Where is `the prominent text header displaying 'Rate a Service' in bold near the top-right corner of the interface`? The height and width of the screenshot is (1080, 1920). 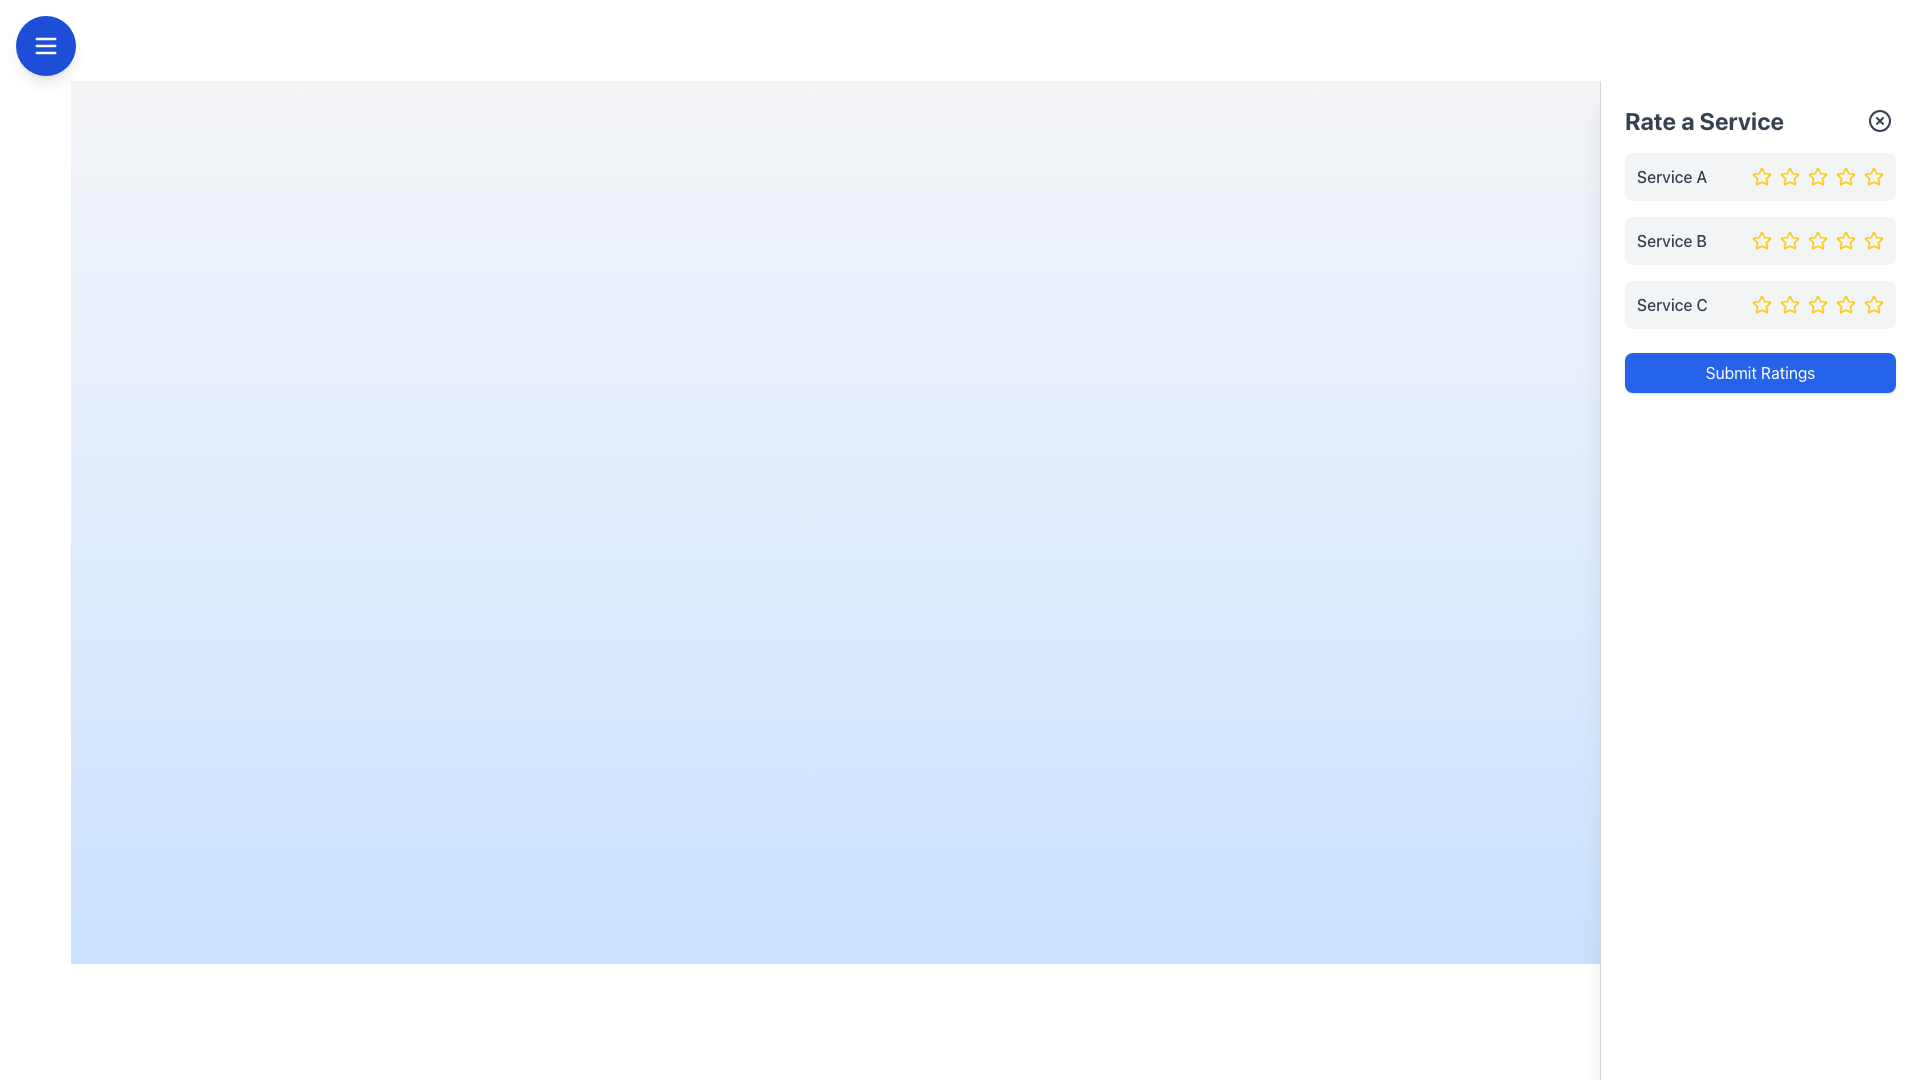
the prominent text header displaying 'Rate a Service' in bold near the top-right corner of the interface is located at coordinates (1703, 120).